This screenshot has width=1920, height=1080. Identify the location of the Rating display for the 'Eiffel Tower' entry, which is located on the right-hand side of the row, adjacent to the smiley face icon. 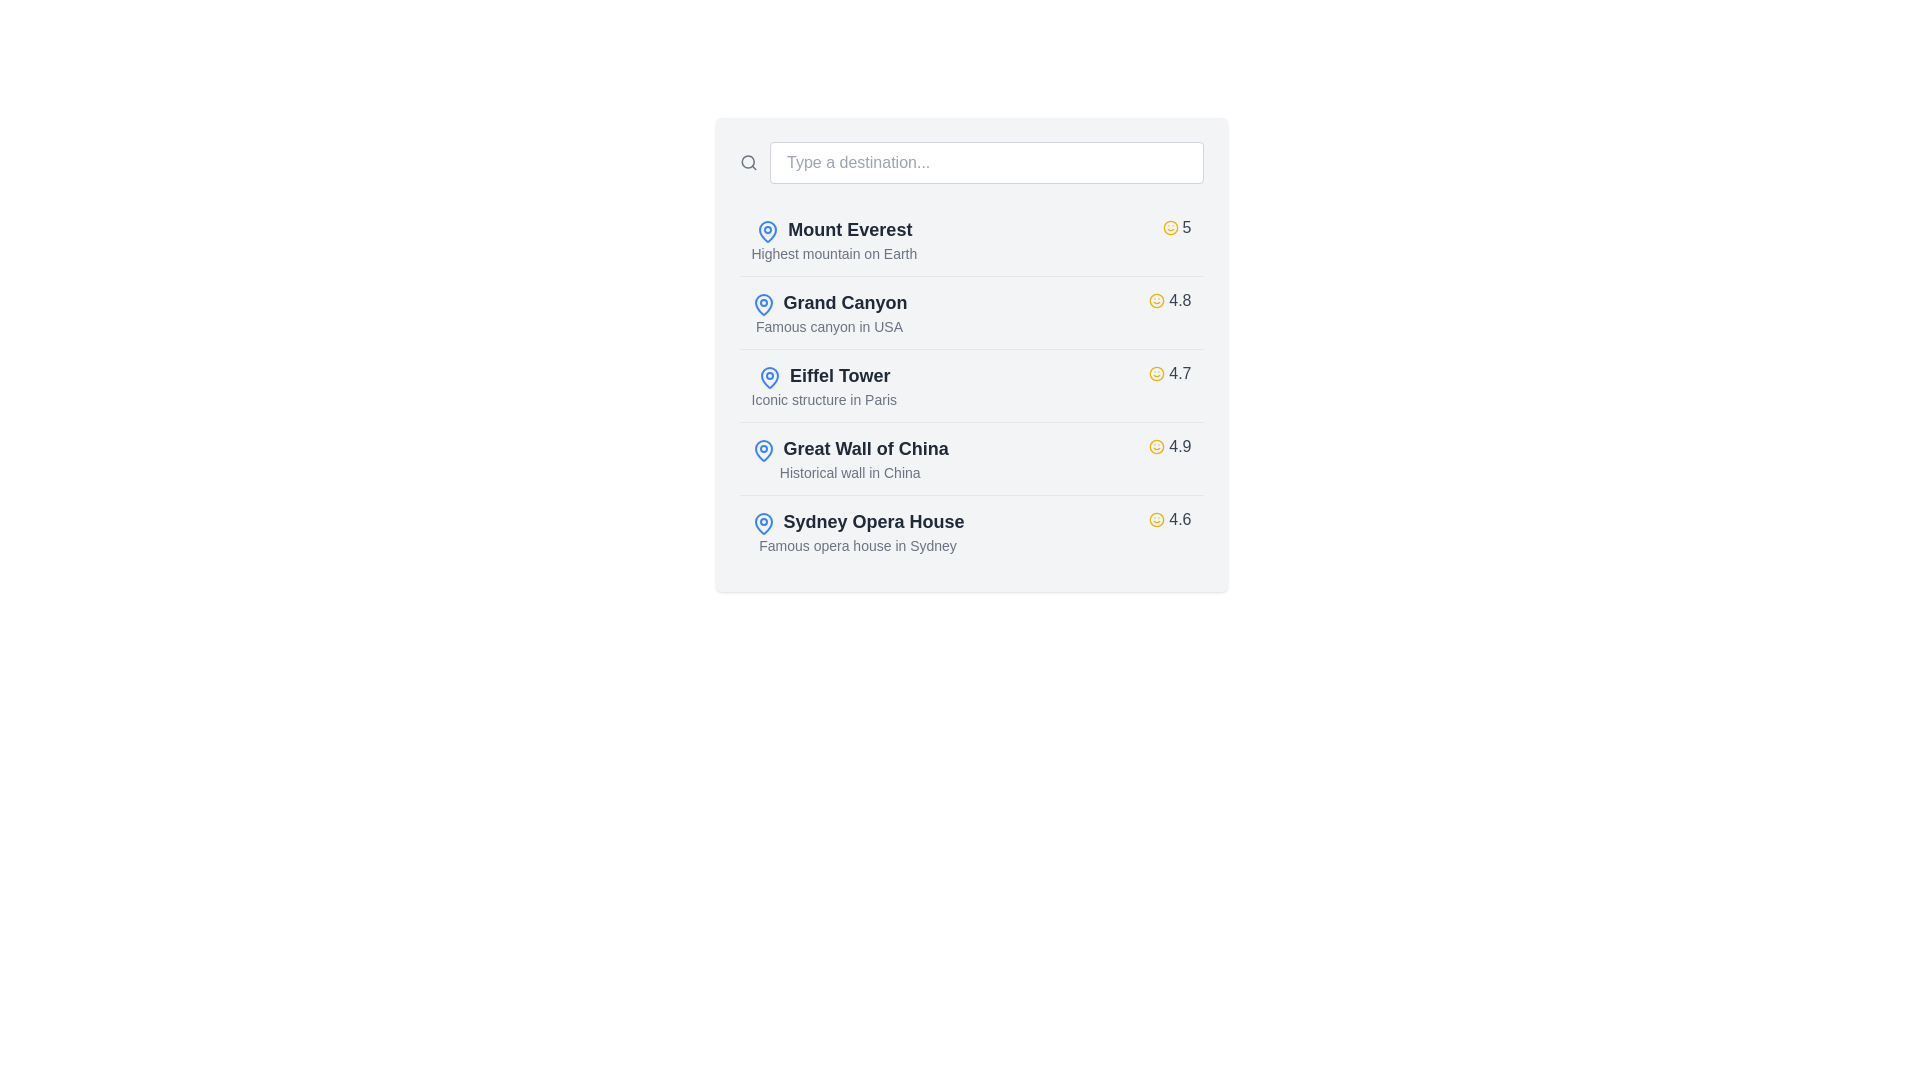
(1170, 374).